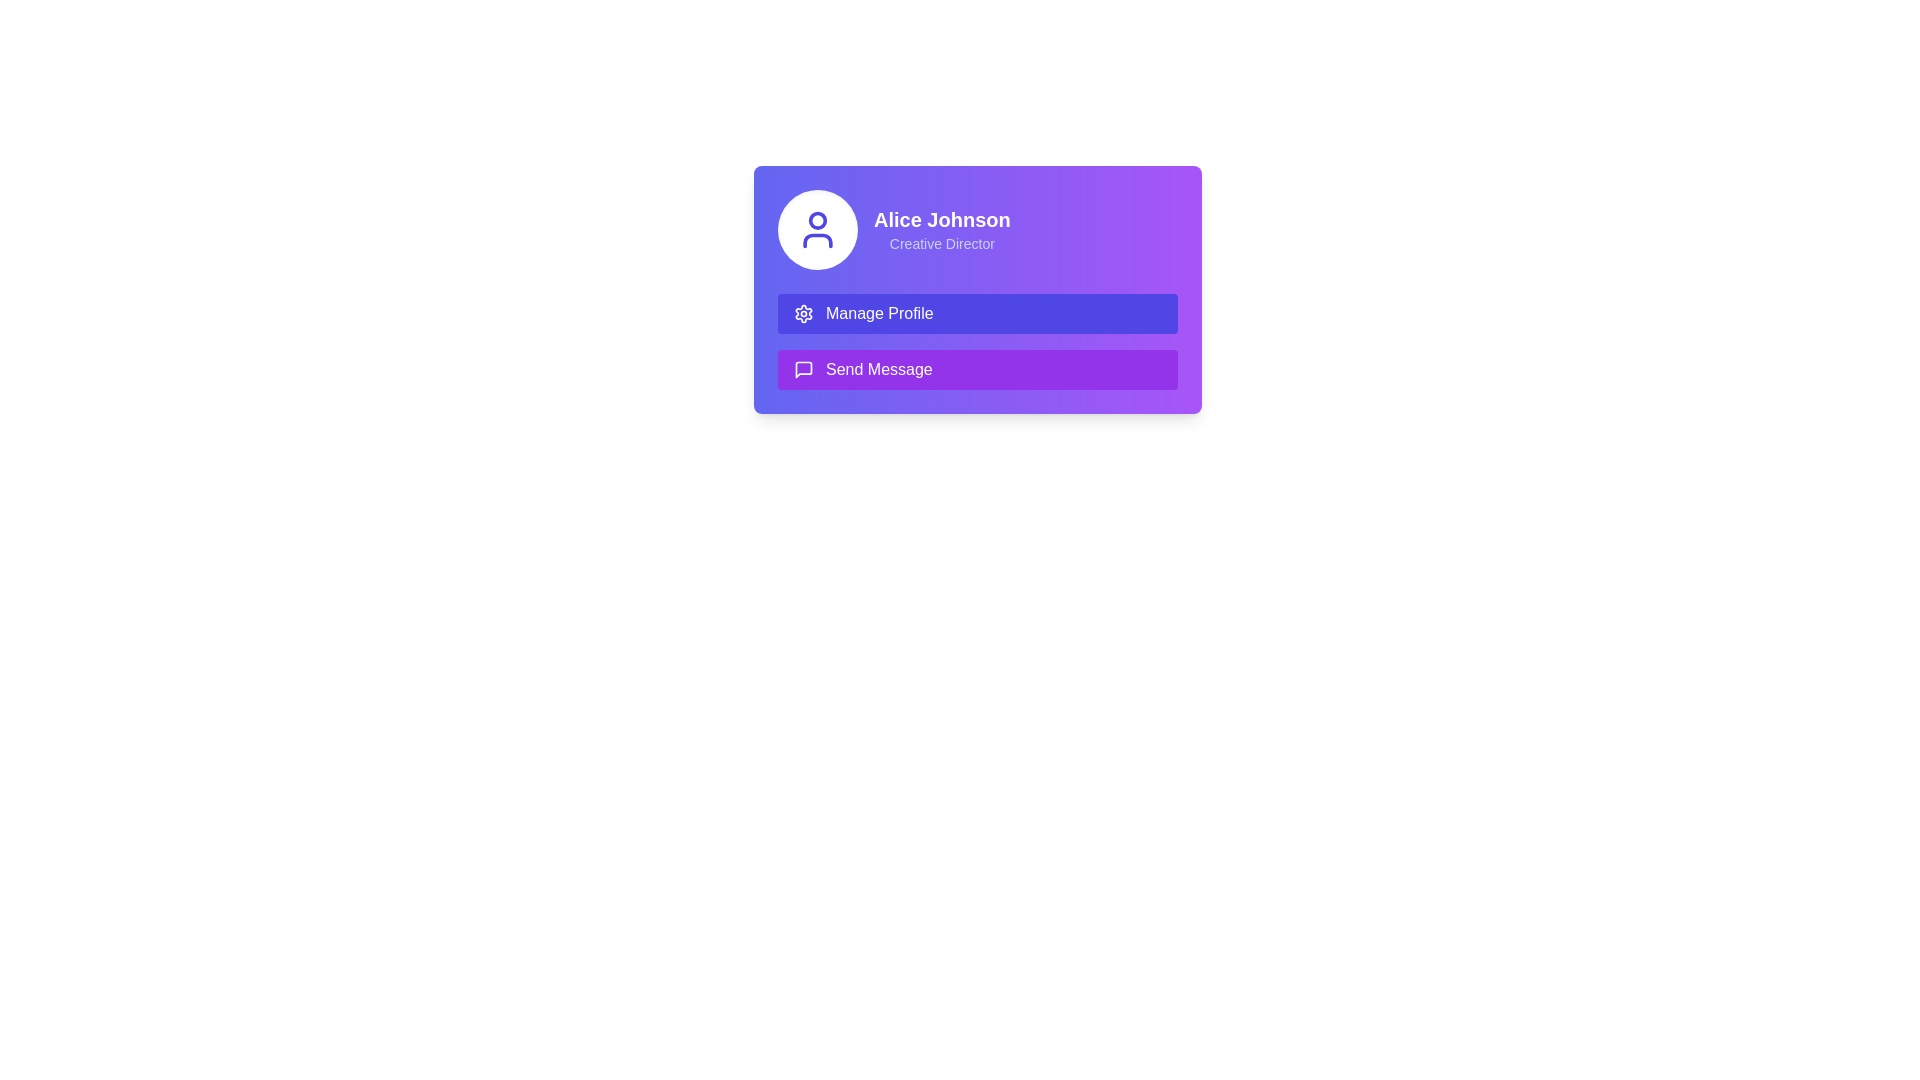  Describe the element at coordinates (817, 229) in the screenshot. I see `the user icon located at the top-left corner of the card` at that location.